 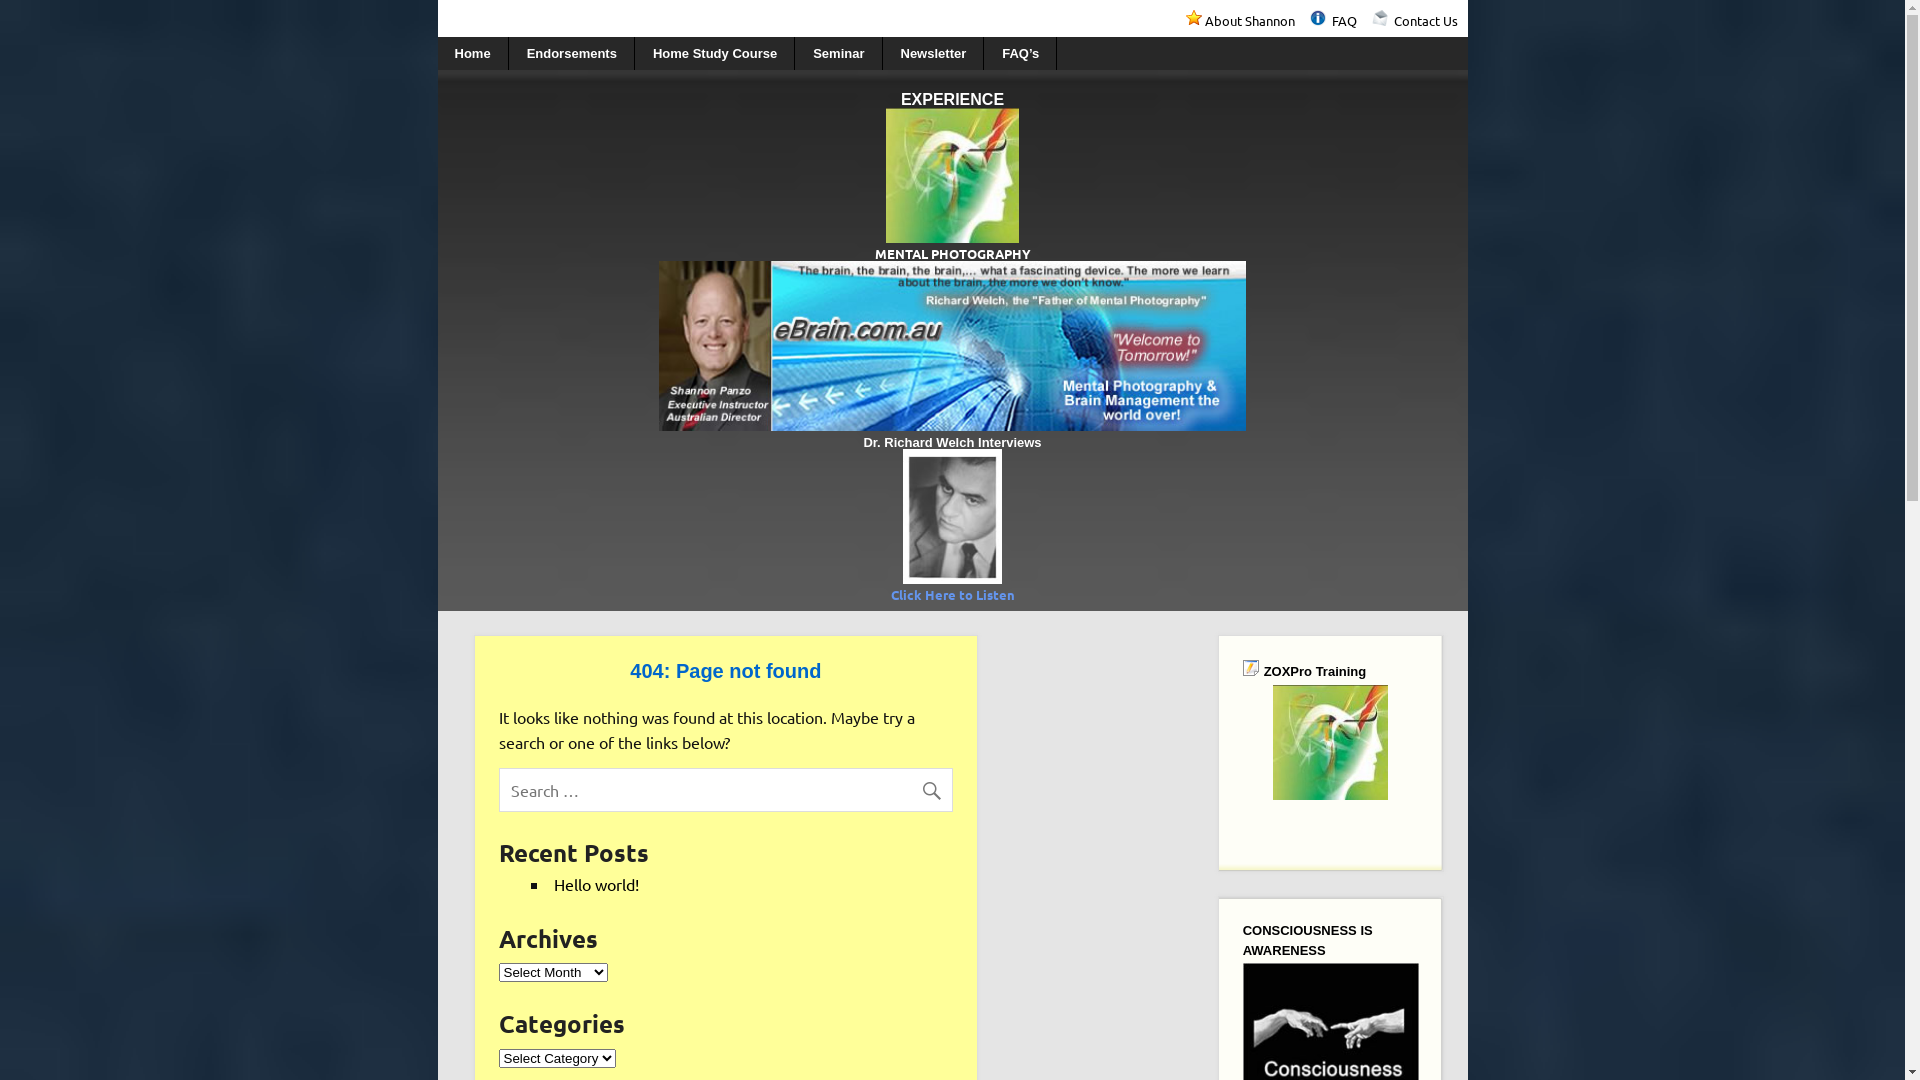 I want to click on 'Hello world!', so click(x=595, y=882).